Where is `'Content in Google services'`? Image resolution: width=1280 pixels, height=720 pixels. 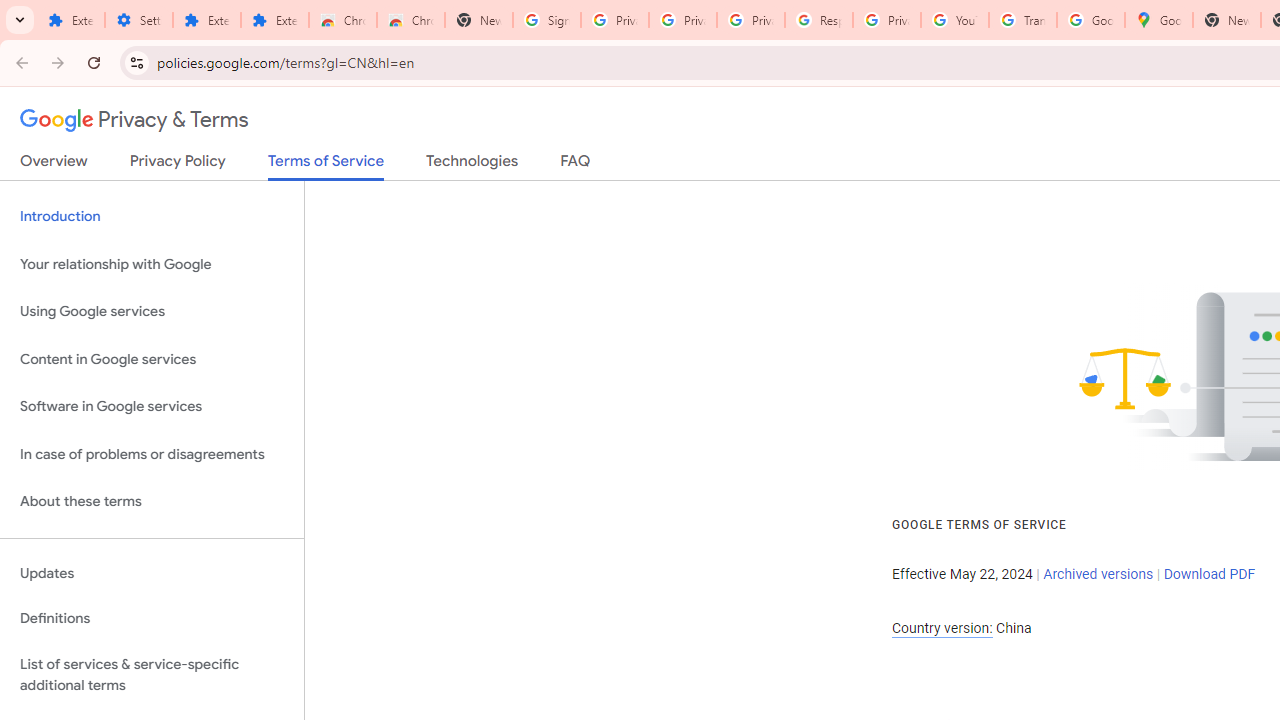 'Content in Google services' is located at coordinates (151, 358).